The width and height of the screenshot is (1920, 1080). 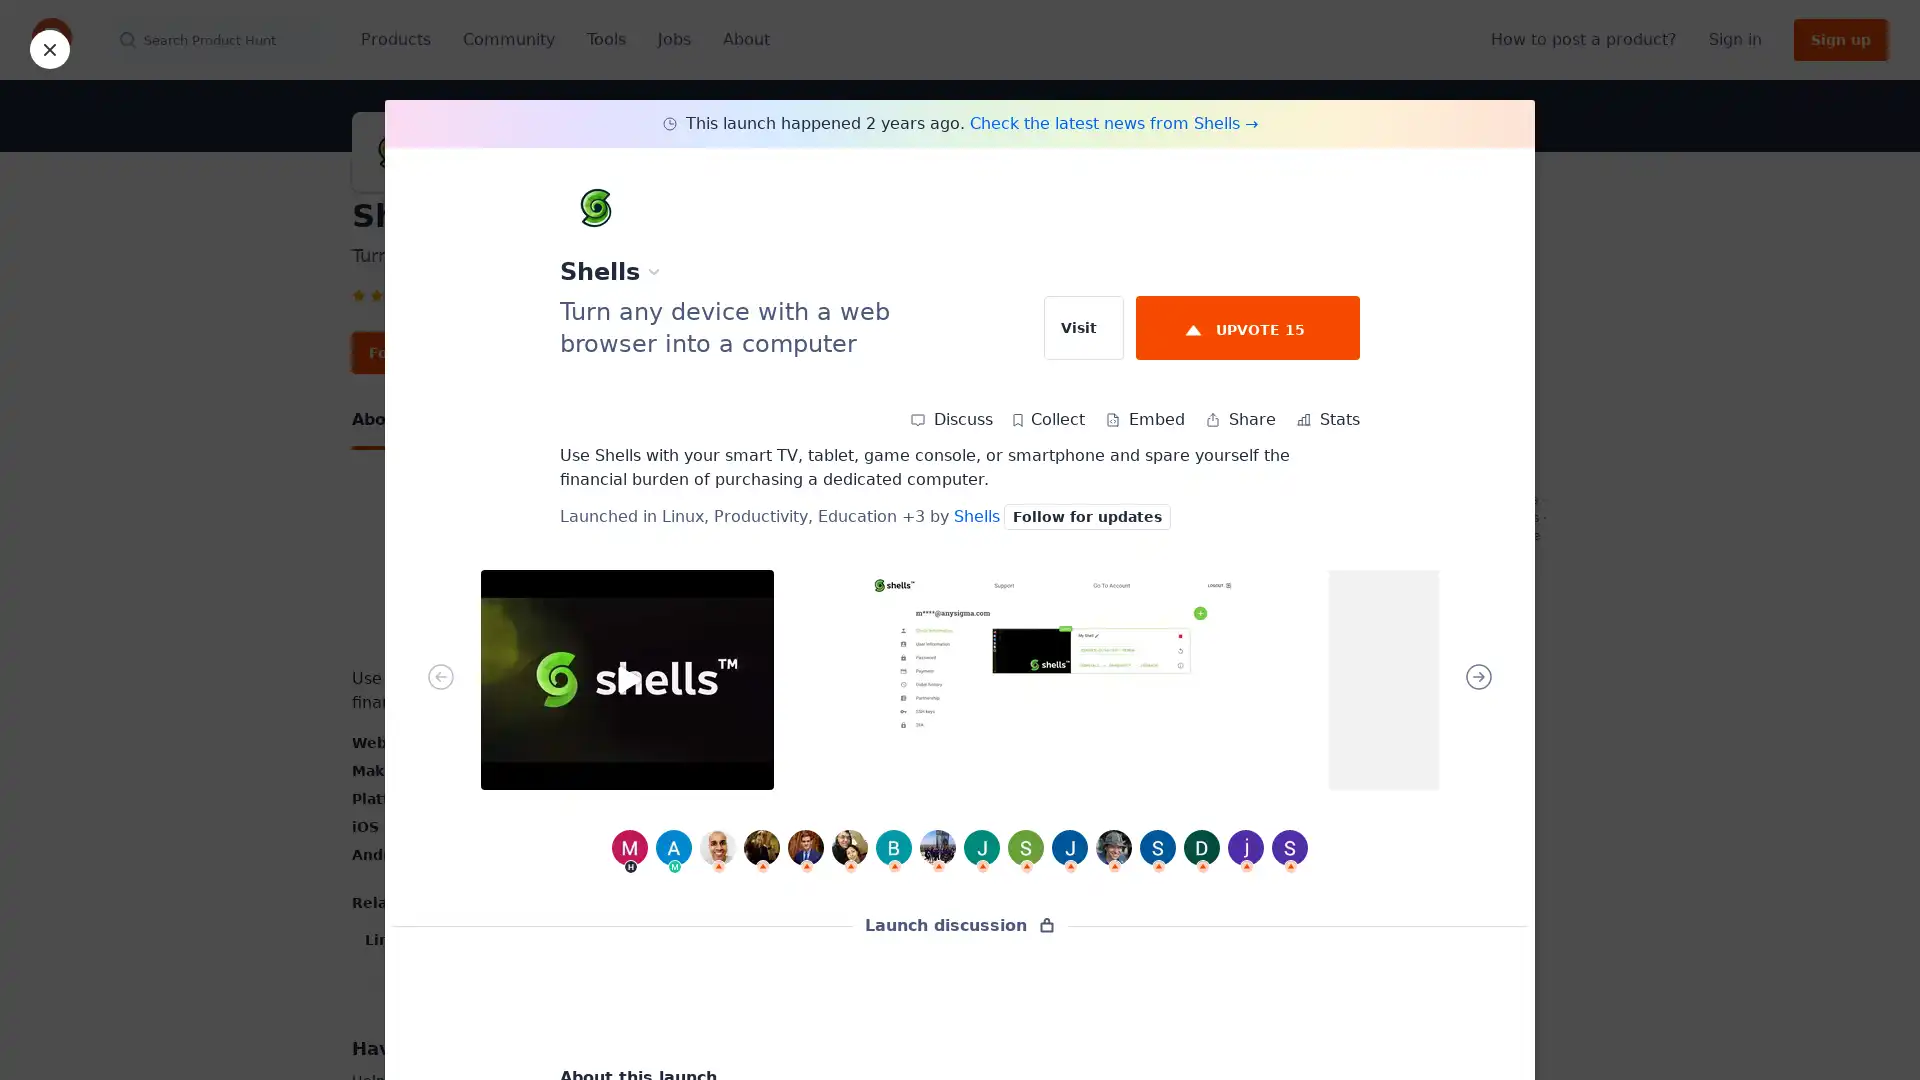 What do you see at coordinates (1239, 419) in the screenshot?
I see `Share` at bounding box center [1239, 419].